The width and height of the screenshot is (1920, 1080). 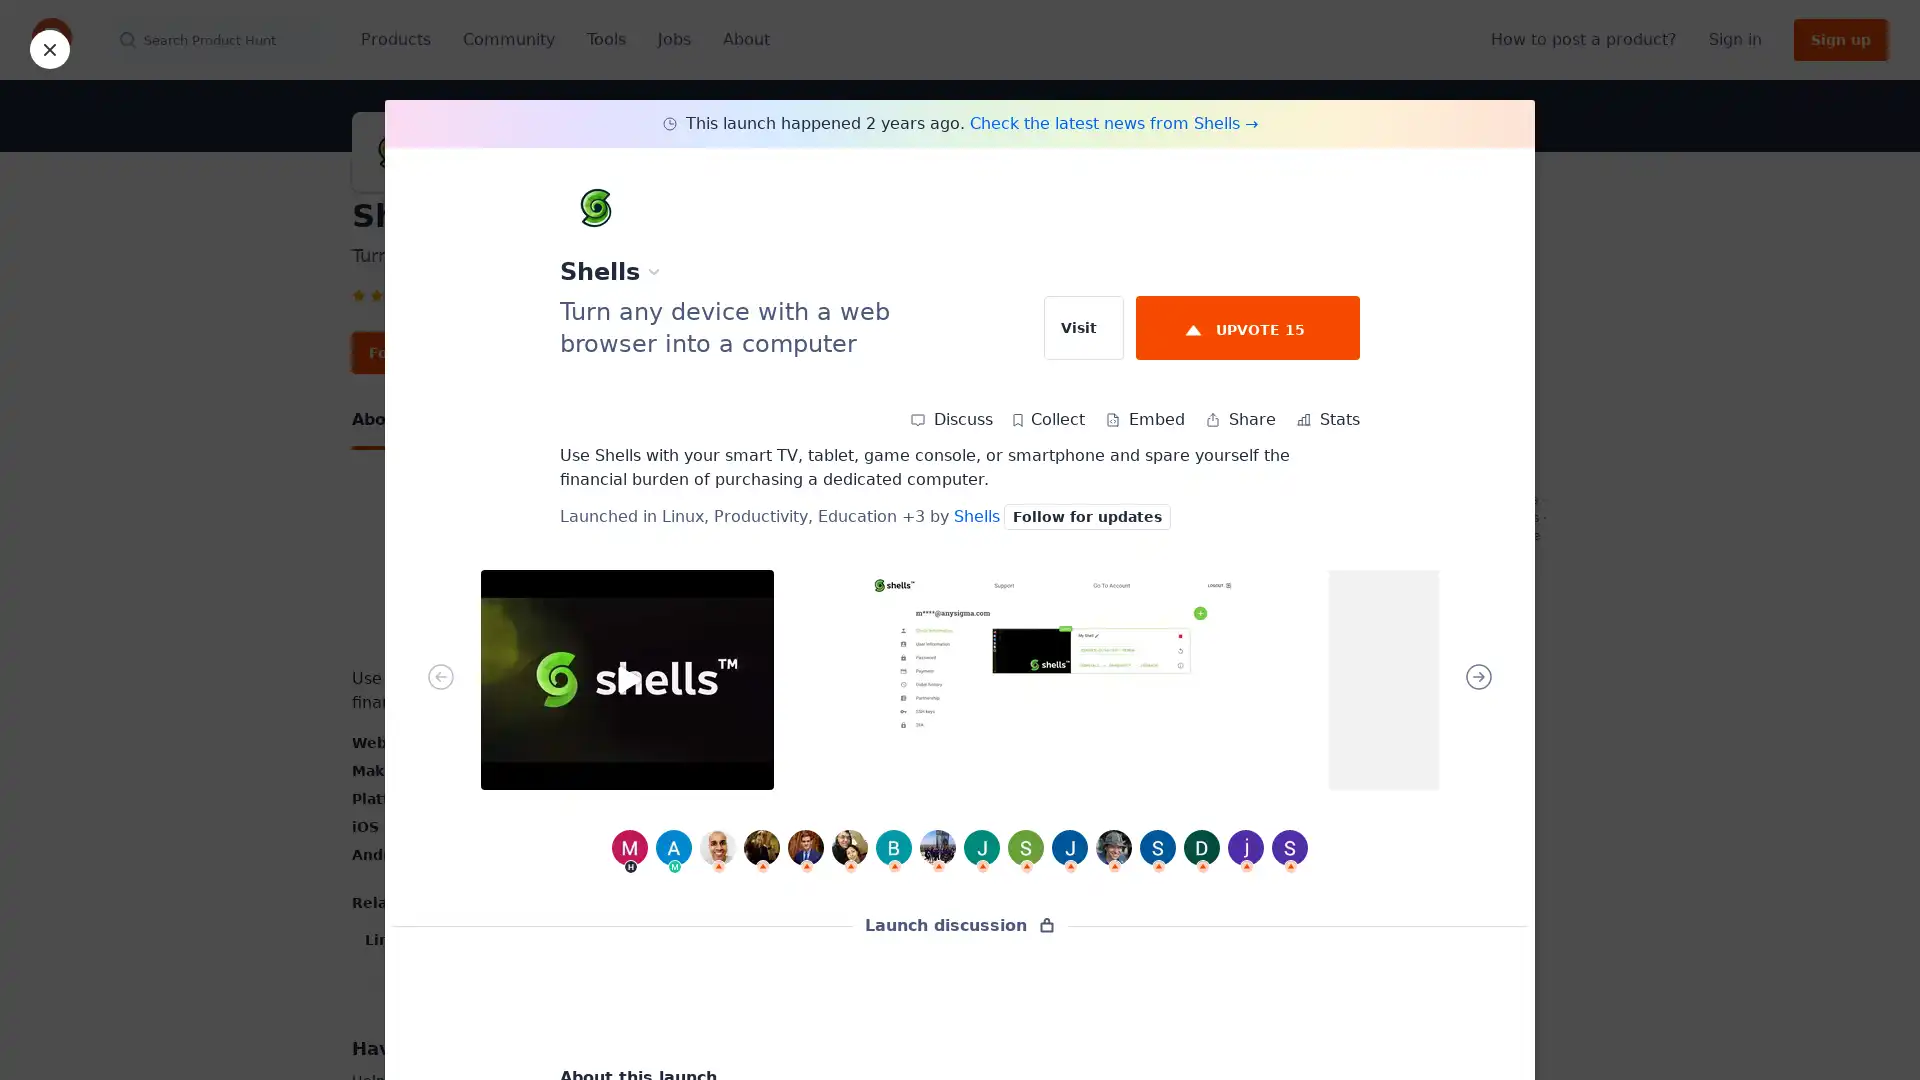 What do you see at coordinates (1239, 419) in the screenshot?
I see `Share` at bounding box center [1239, 419].